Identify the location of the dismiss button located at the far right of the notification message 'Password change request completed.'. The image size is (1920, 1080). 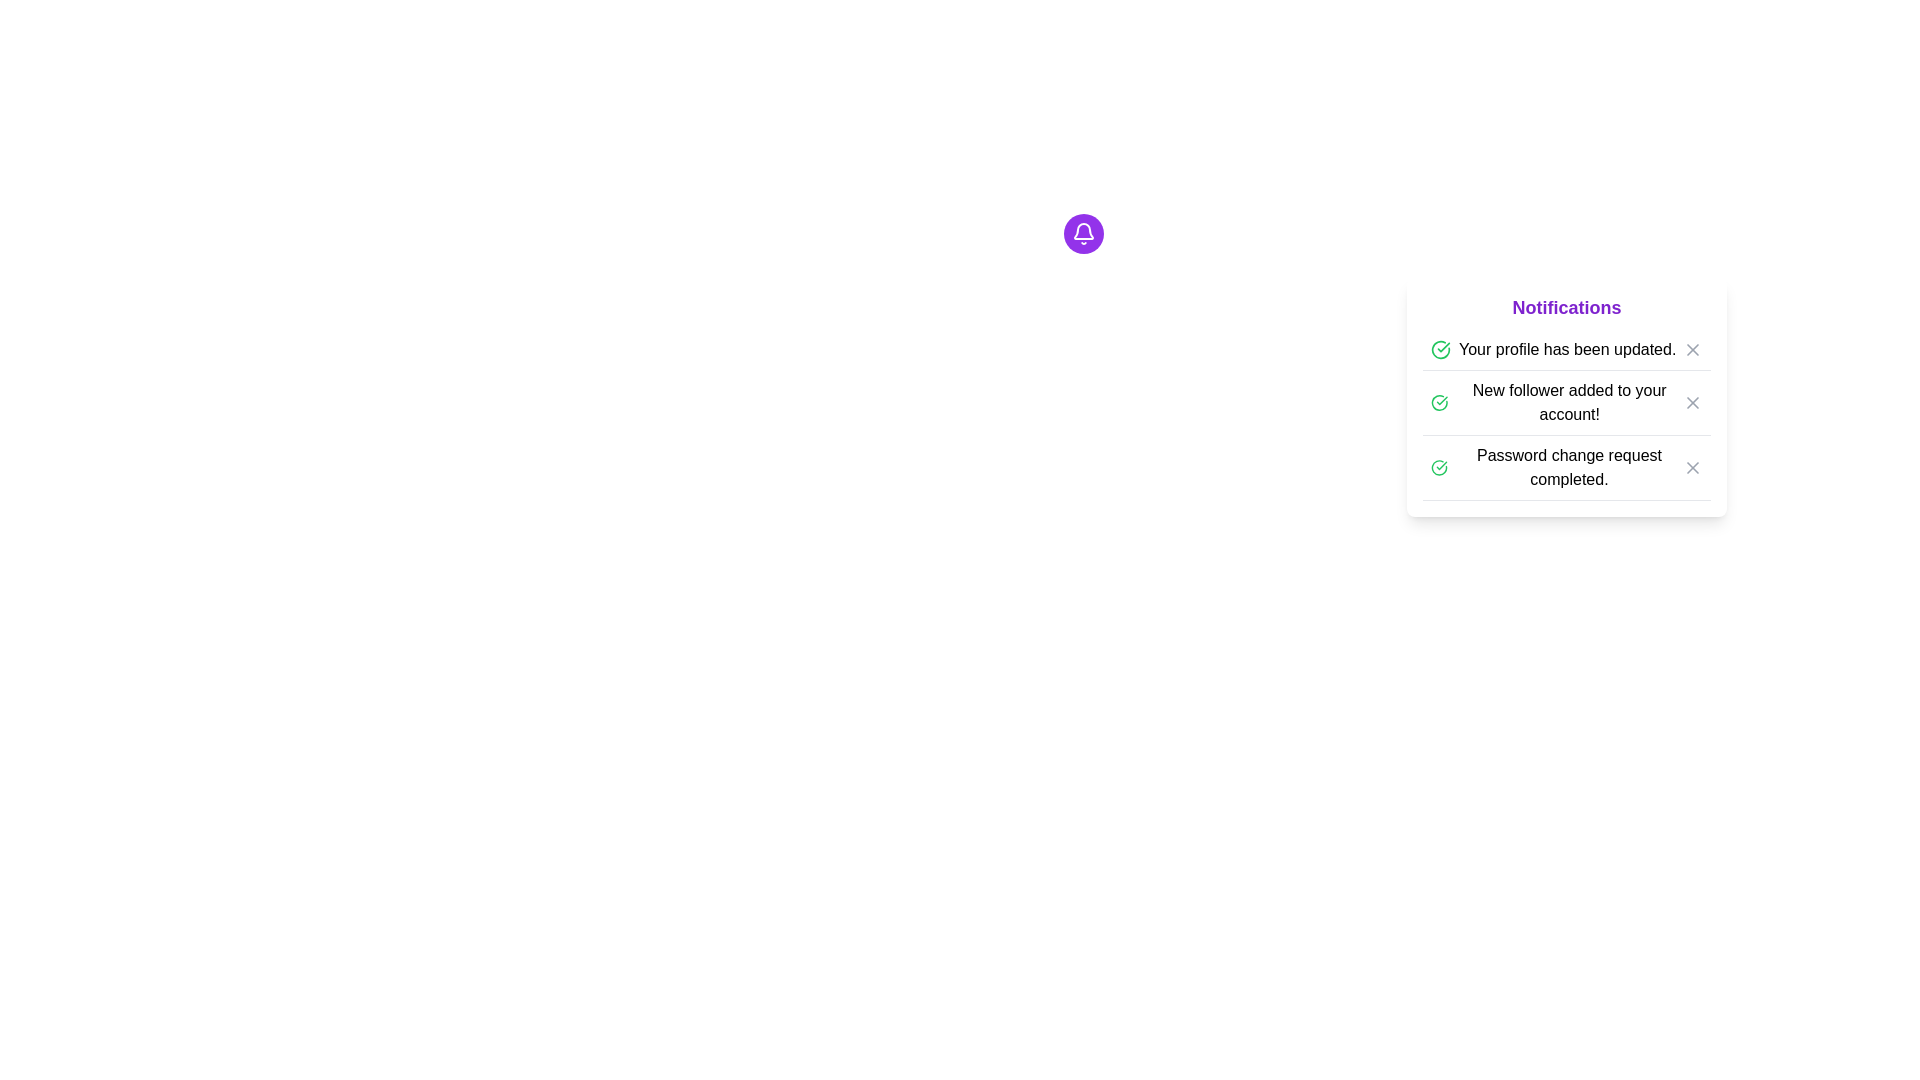
(1692, 467).